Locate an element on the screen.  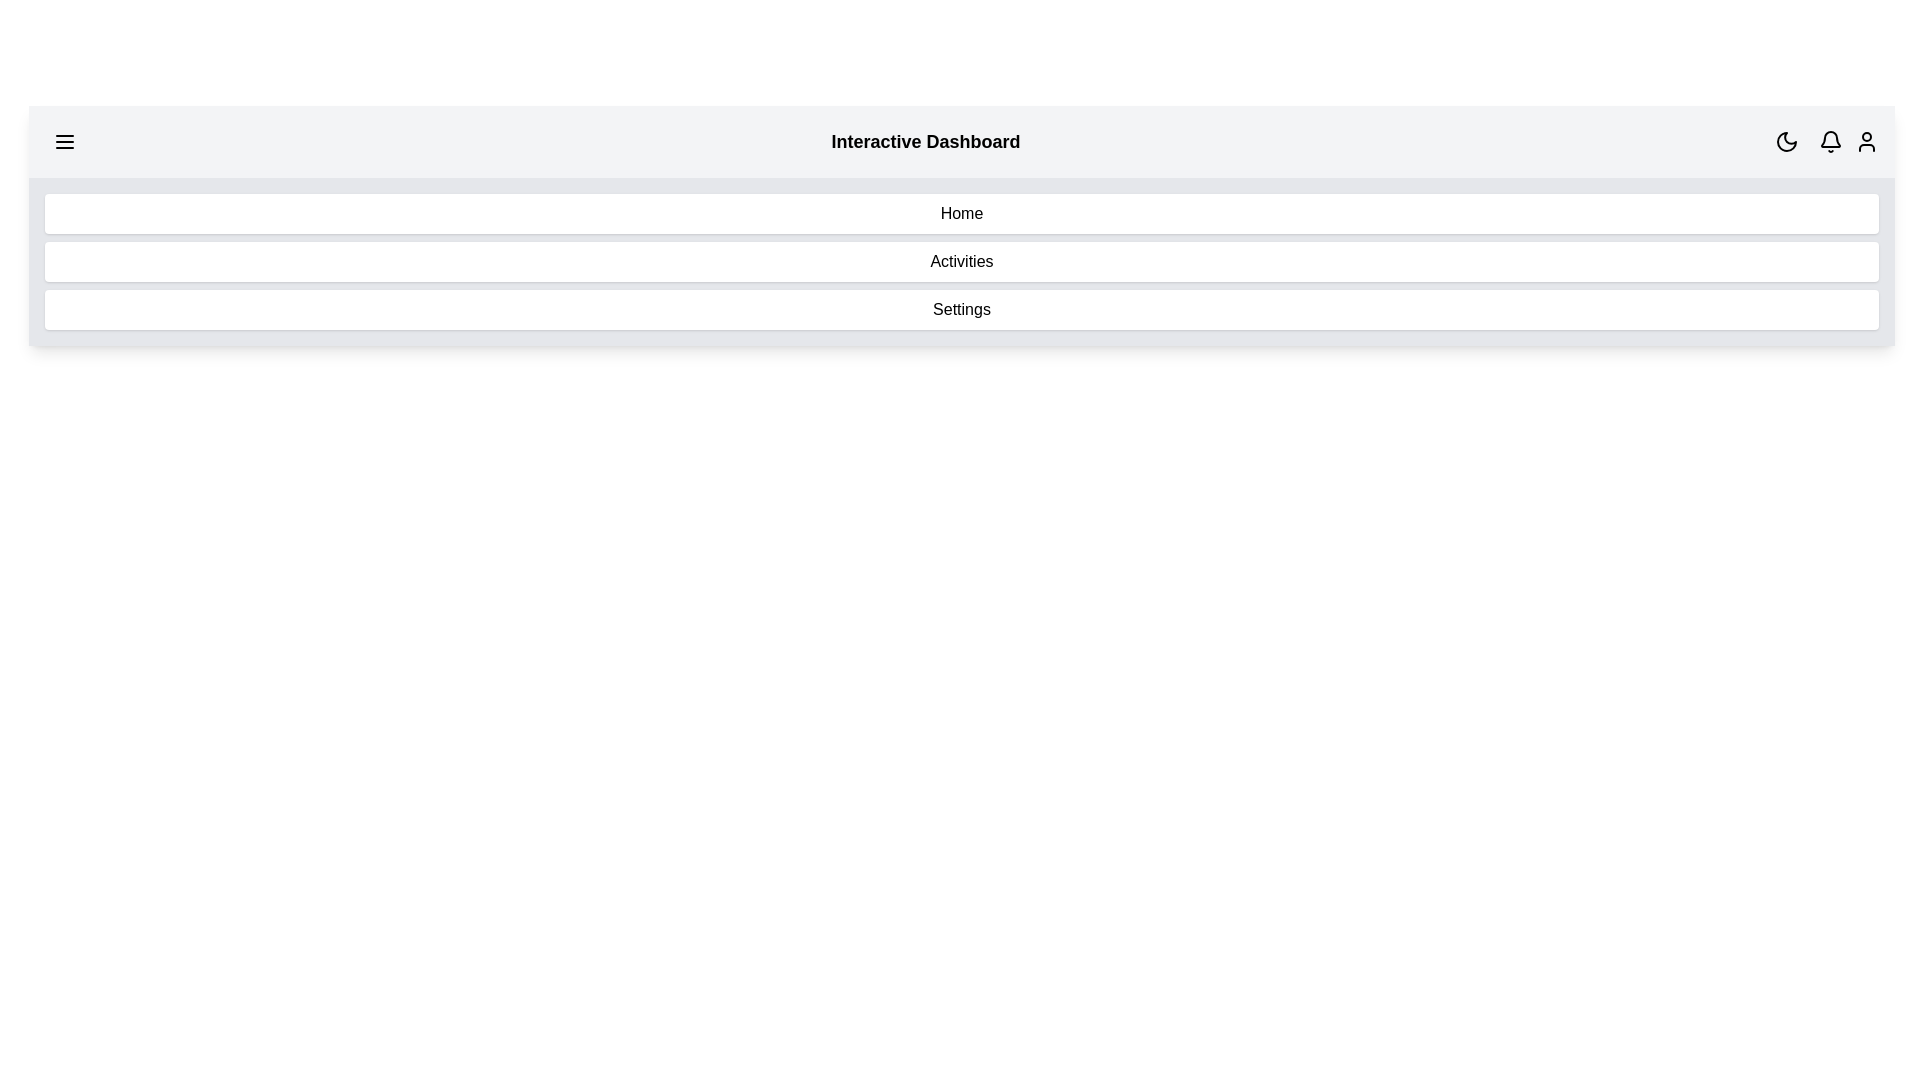
the menu item Settings from the navigation menu is located at coordinates (961, 309).